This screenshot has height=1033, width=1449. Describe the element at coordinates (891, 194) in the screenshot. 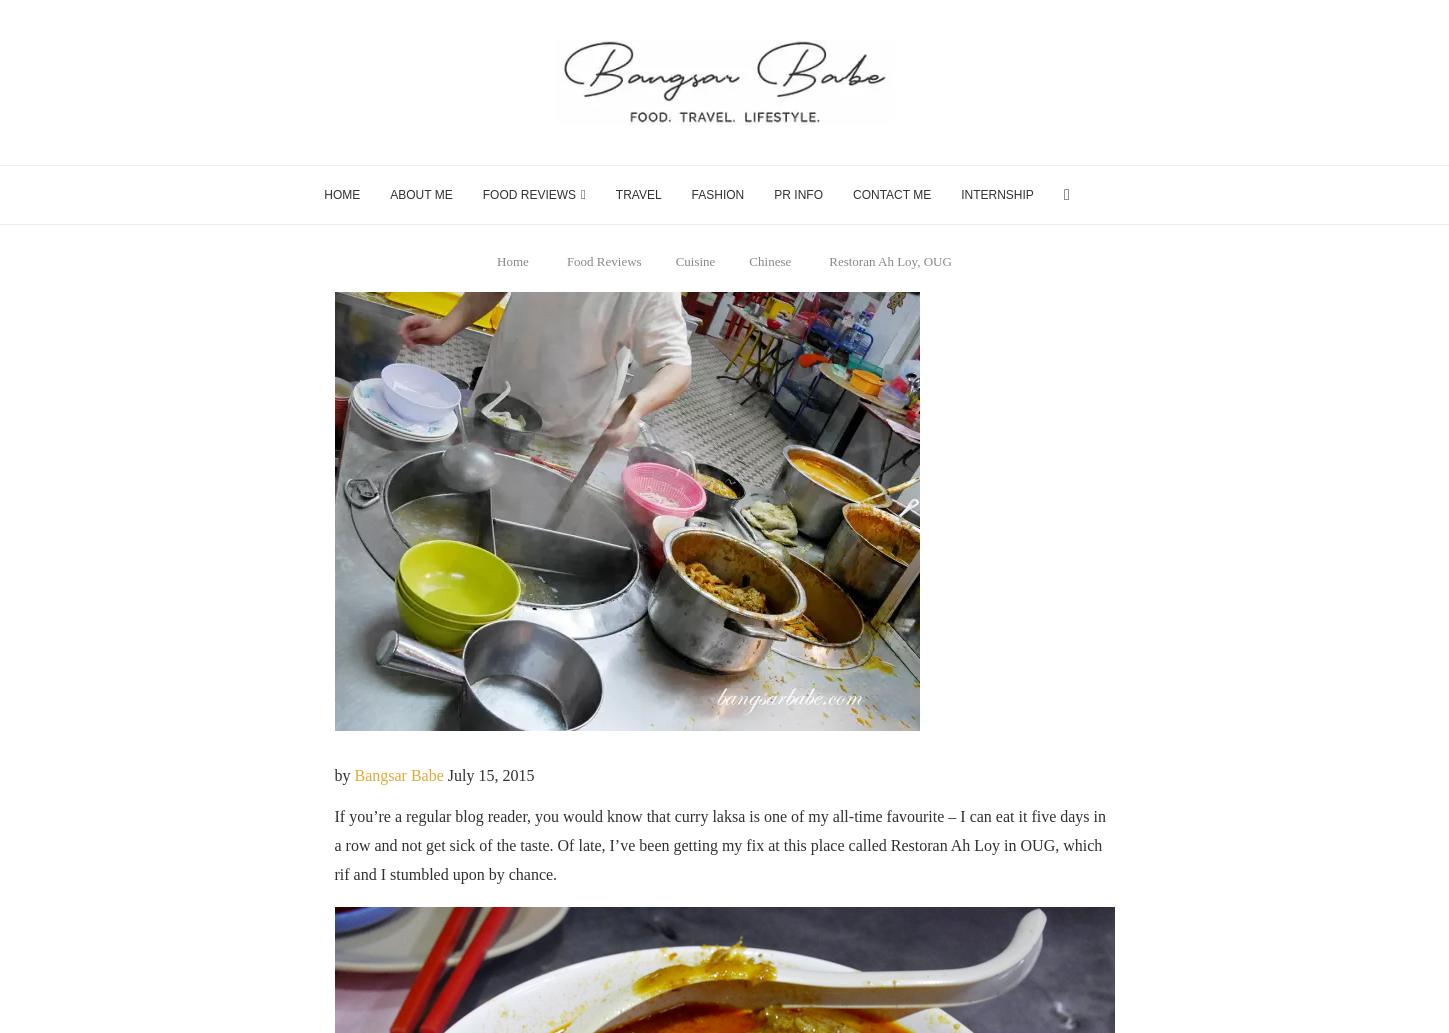

I see `'Contact Me'` at that location.